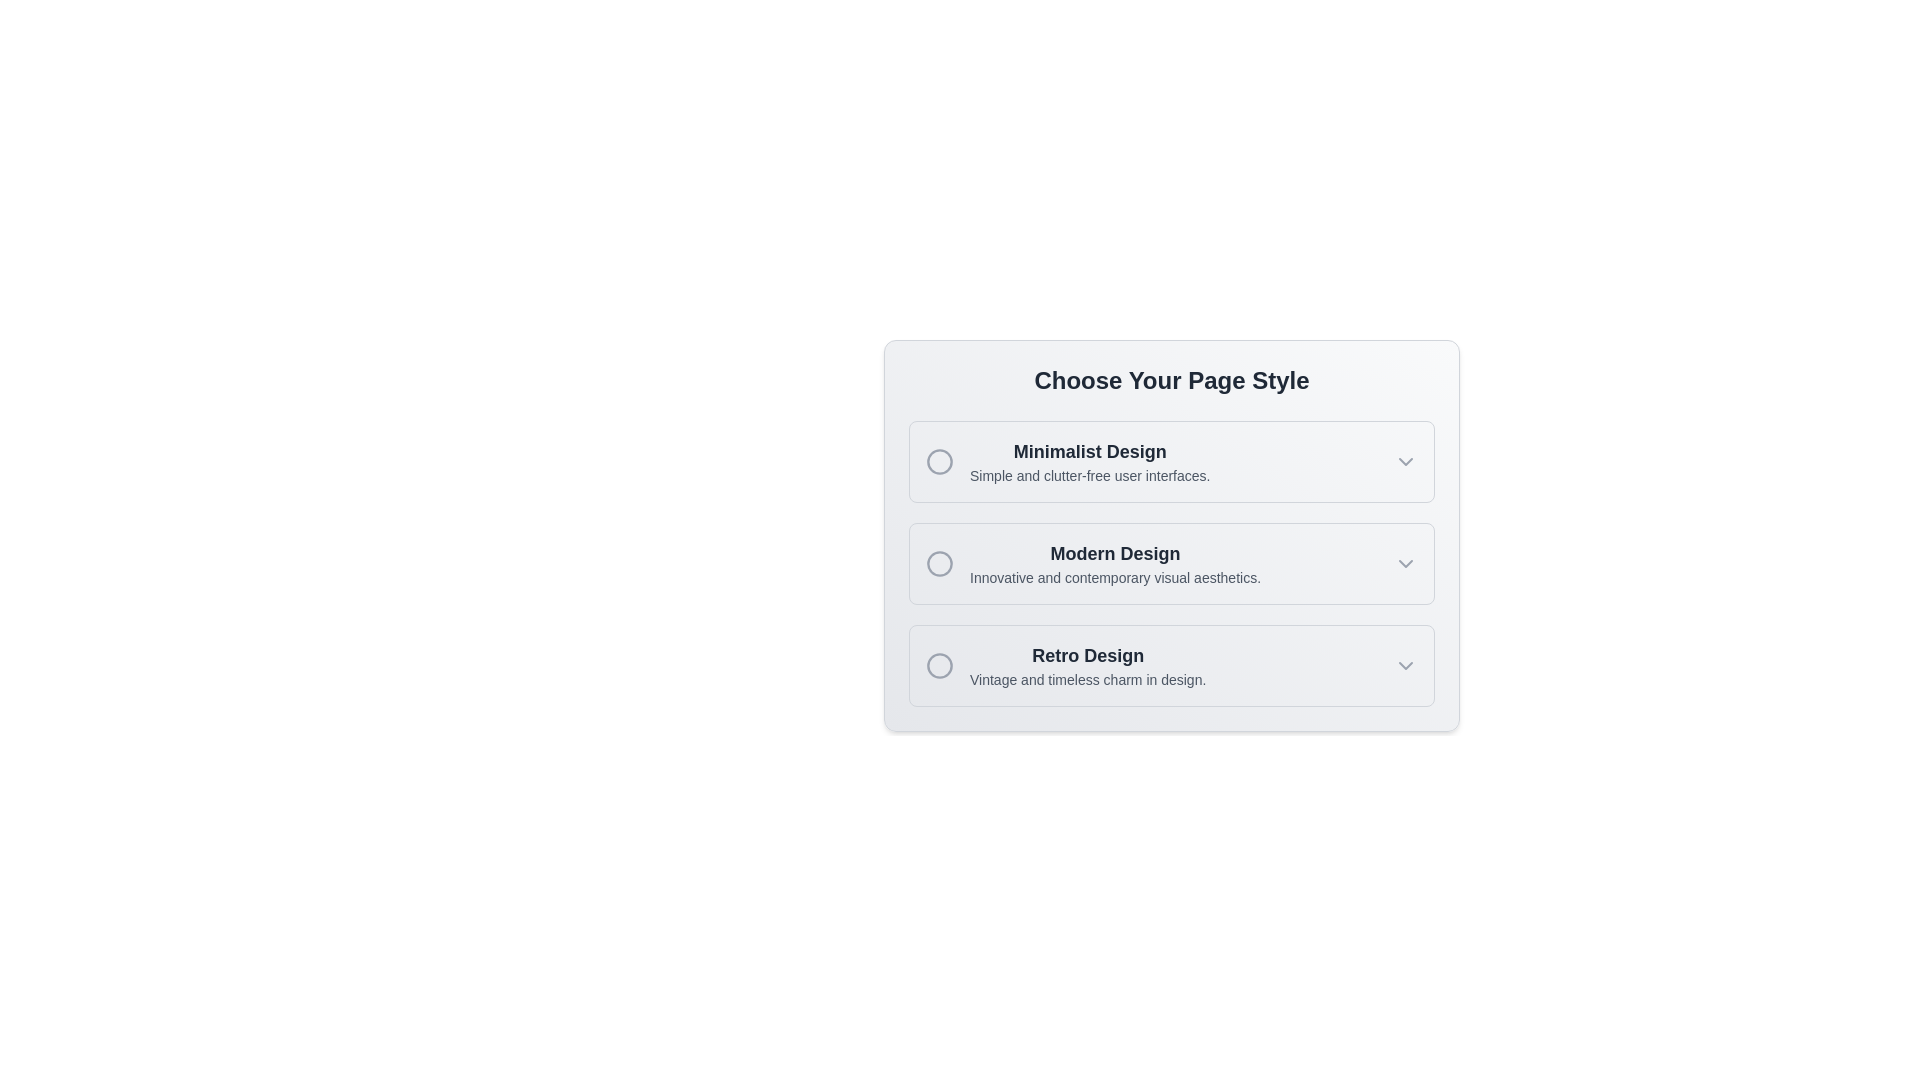  What do you see at coordinates (939, 563) in the screenshot?
I see `the circular radio button indicator located to the left of the text 'Modern Design'` at bounding box center [939, 563].